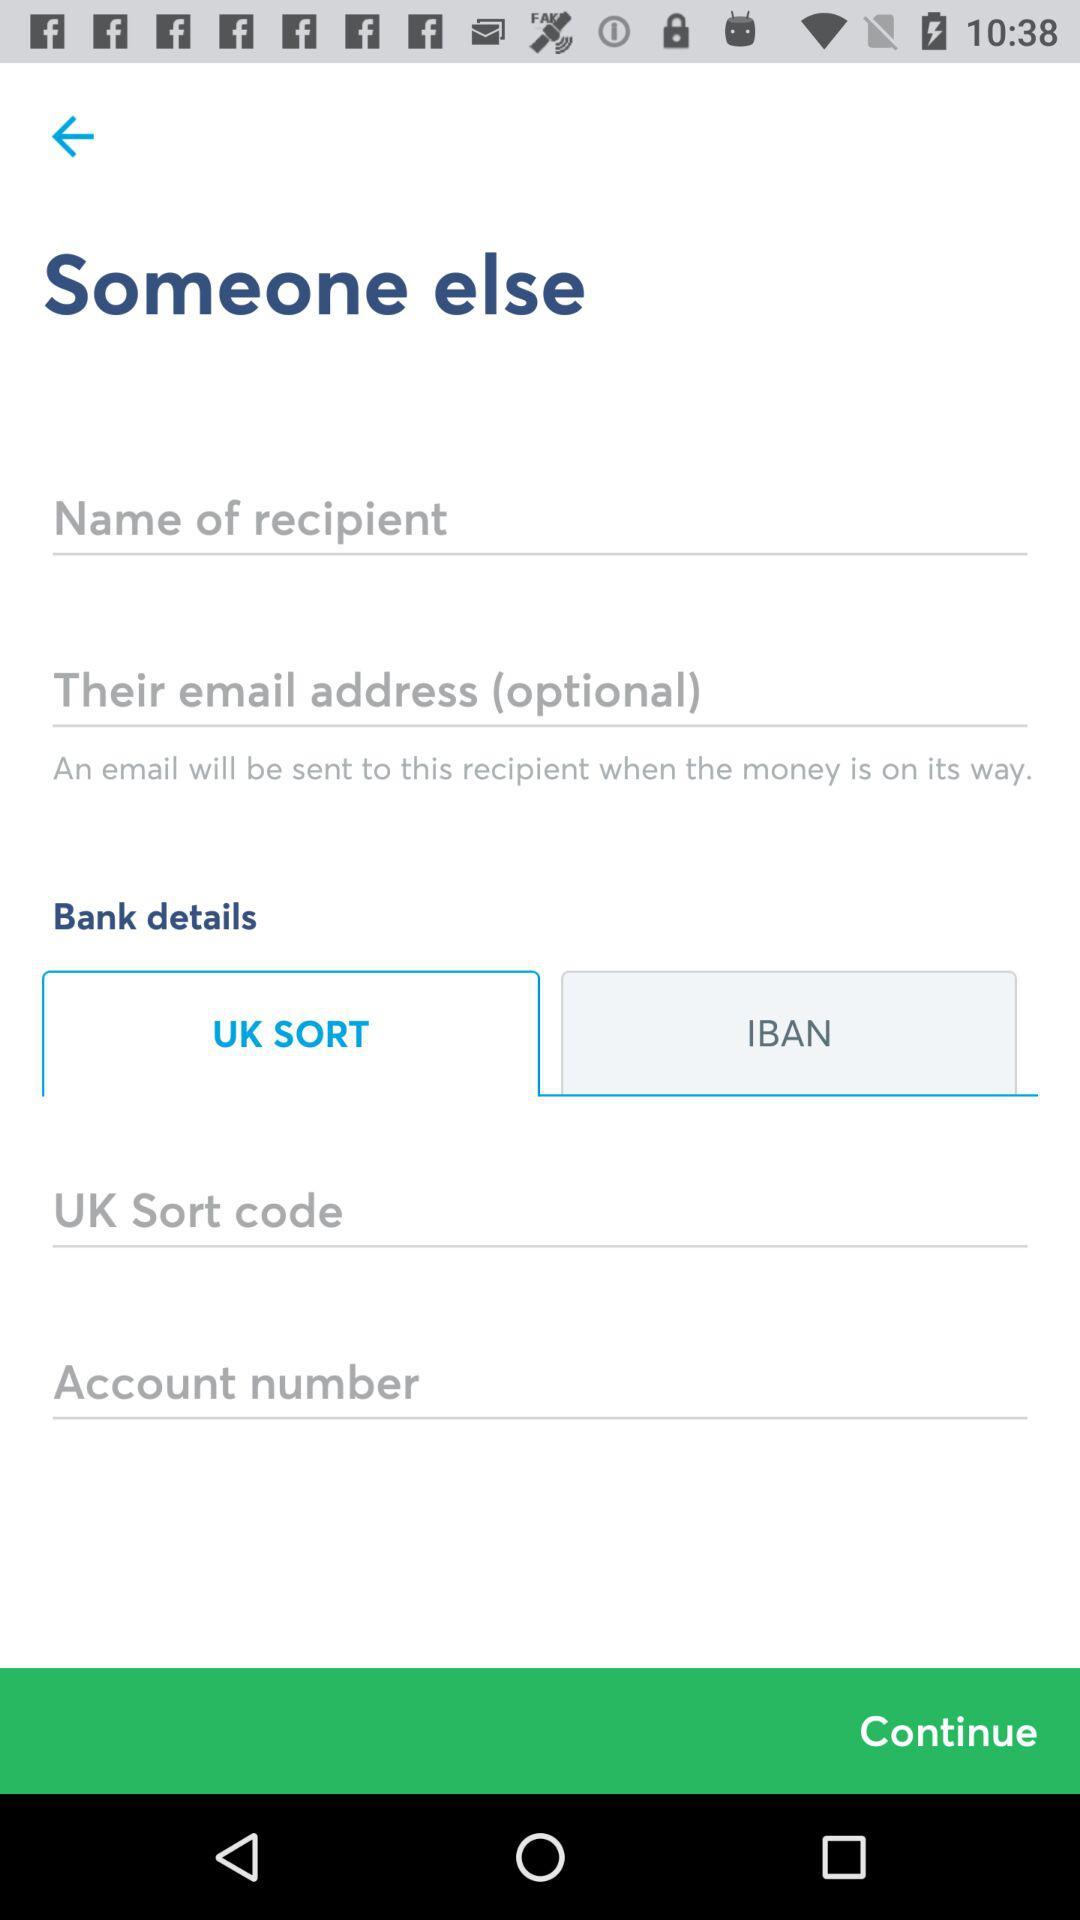 This screenshot has width=1080, height=1920. What do you see at coordinates (788, 1033) in the screenshot?
I see `iban item` at bounding box center [788, 1033].